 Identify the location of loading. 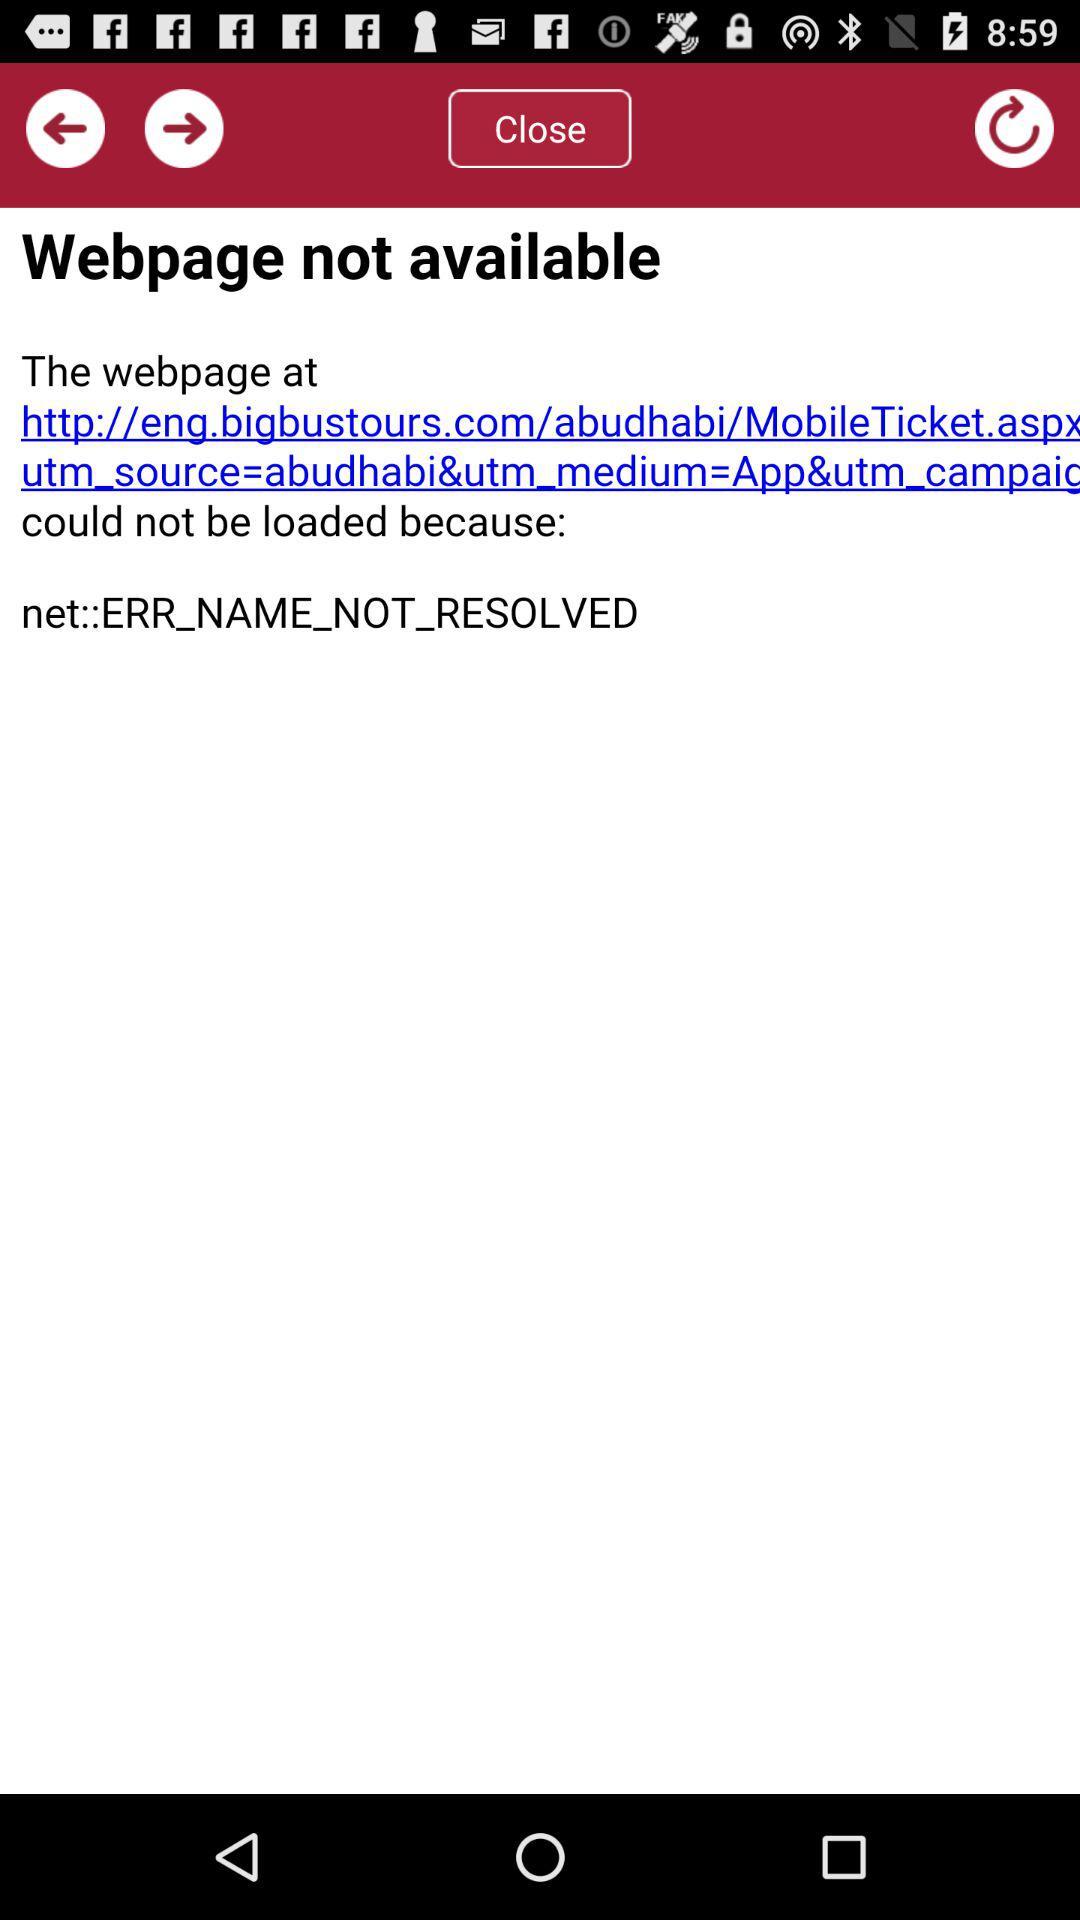
(1014, 127).